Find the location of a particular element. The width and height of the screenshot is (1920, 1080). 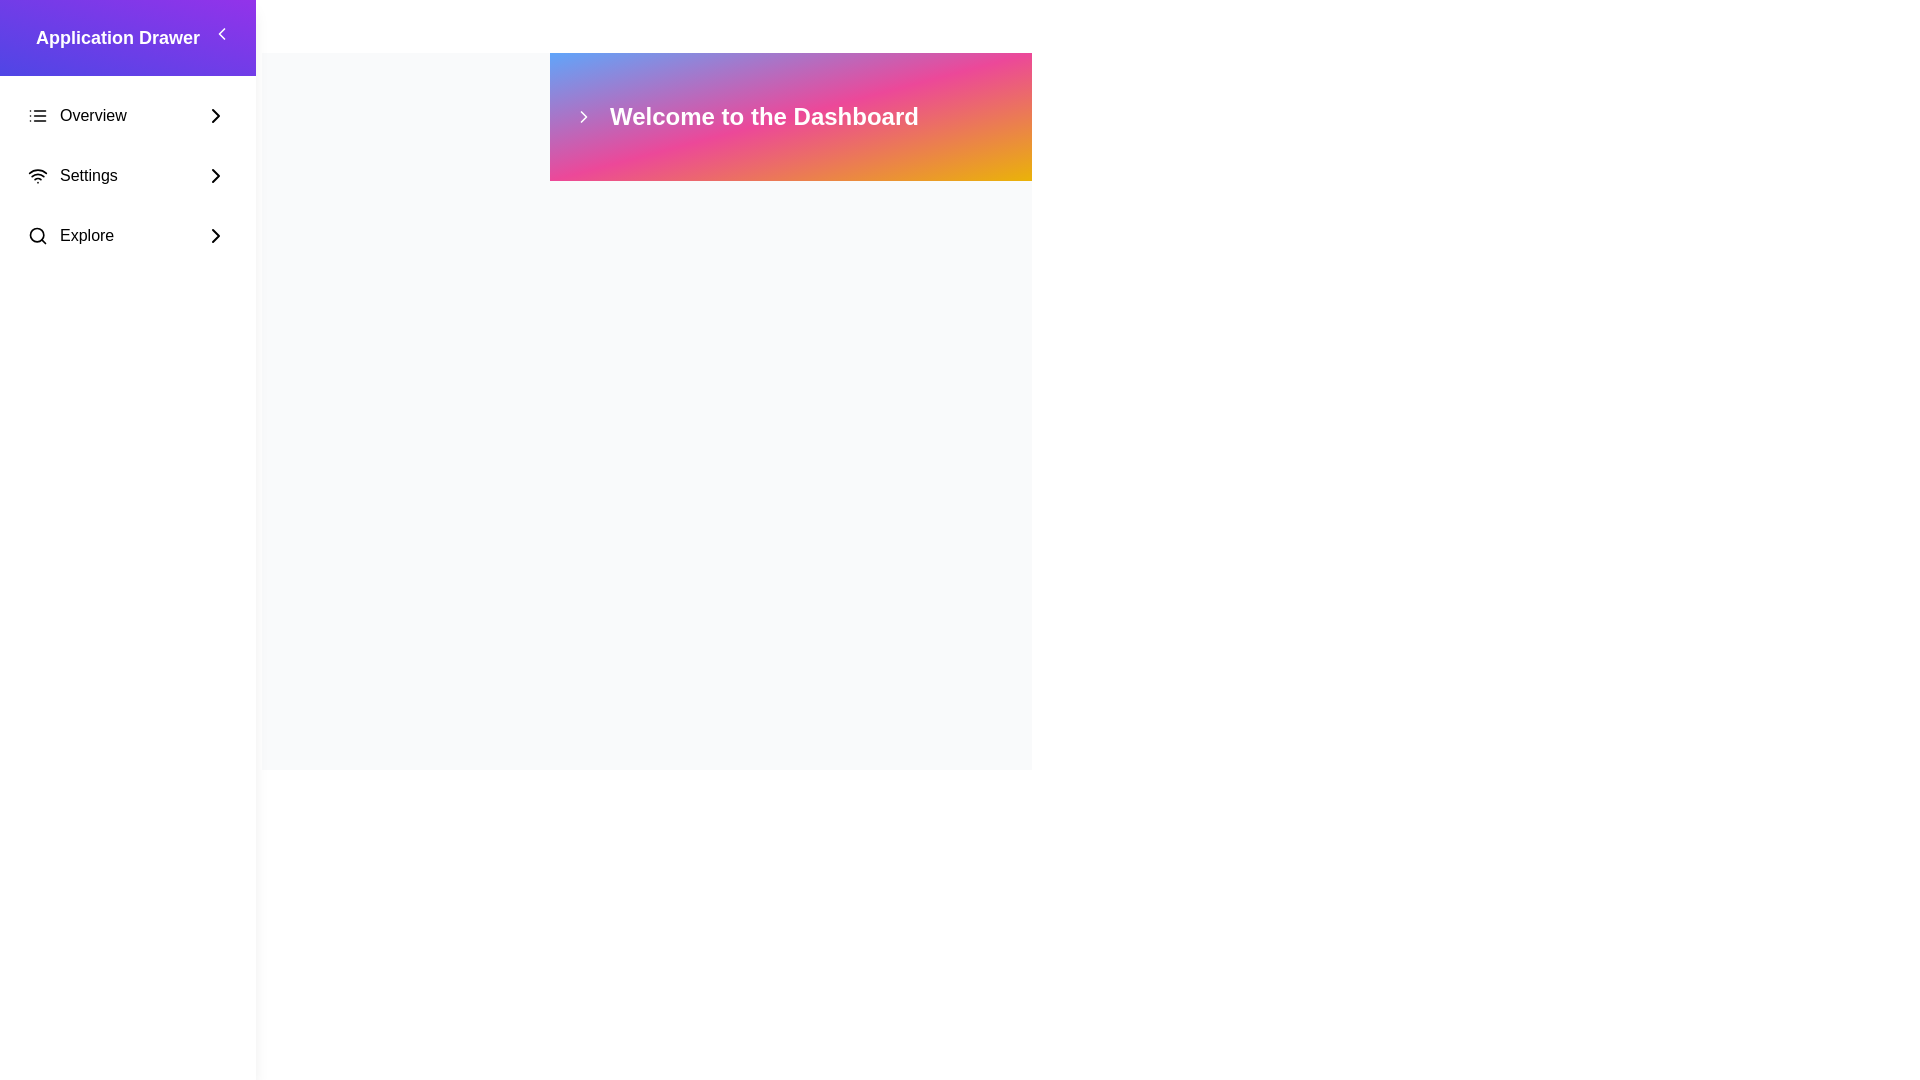

the Wi-Fi icon located to the left of the 'Settings' text label in the left-hand side menu is located at coordinates (38, 175).